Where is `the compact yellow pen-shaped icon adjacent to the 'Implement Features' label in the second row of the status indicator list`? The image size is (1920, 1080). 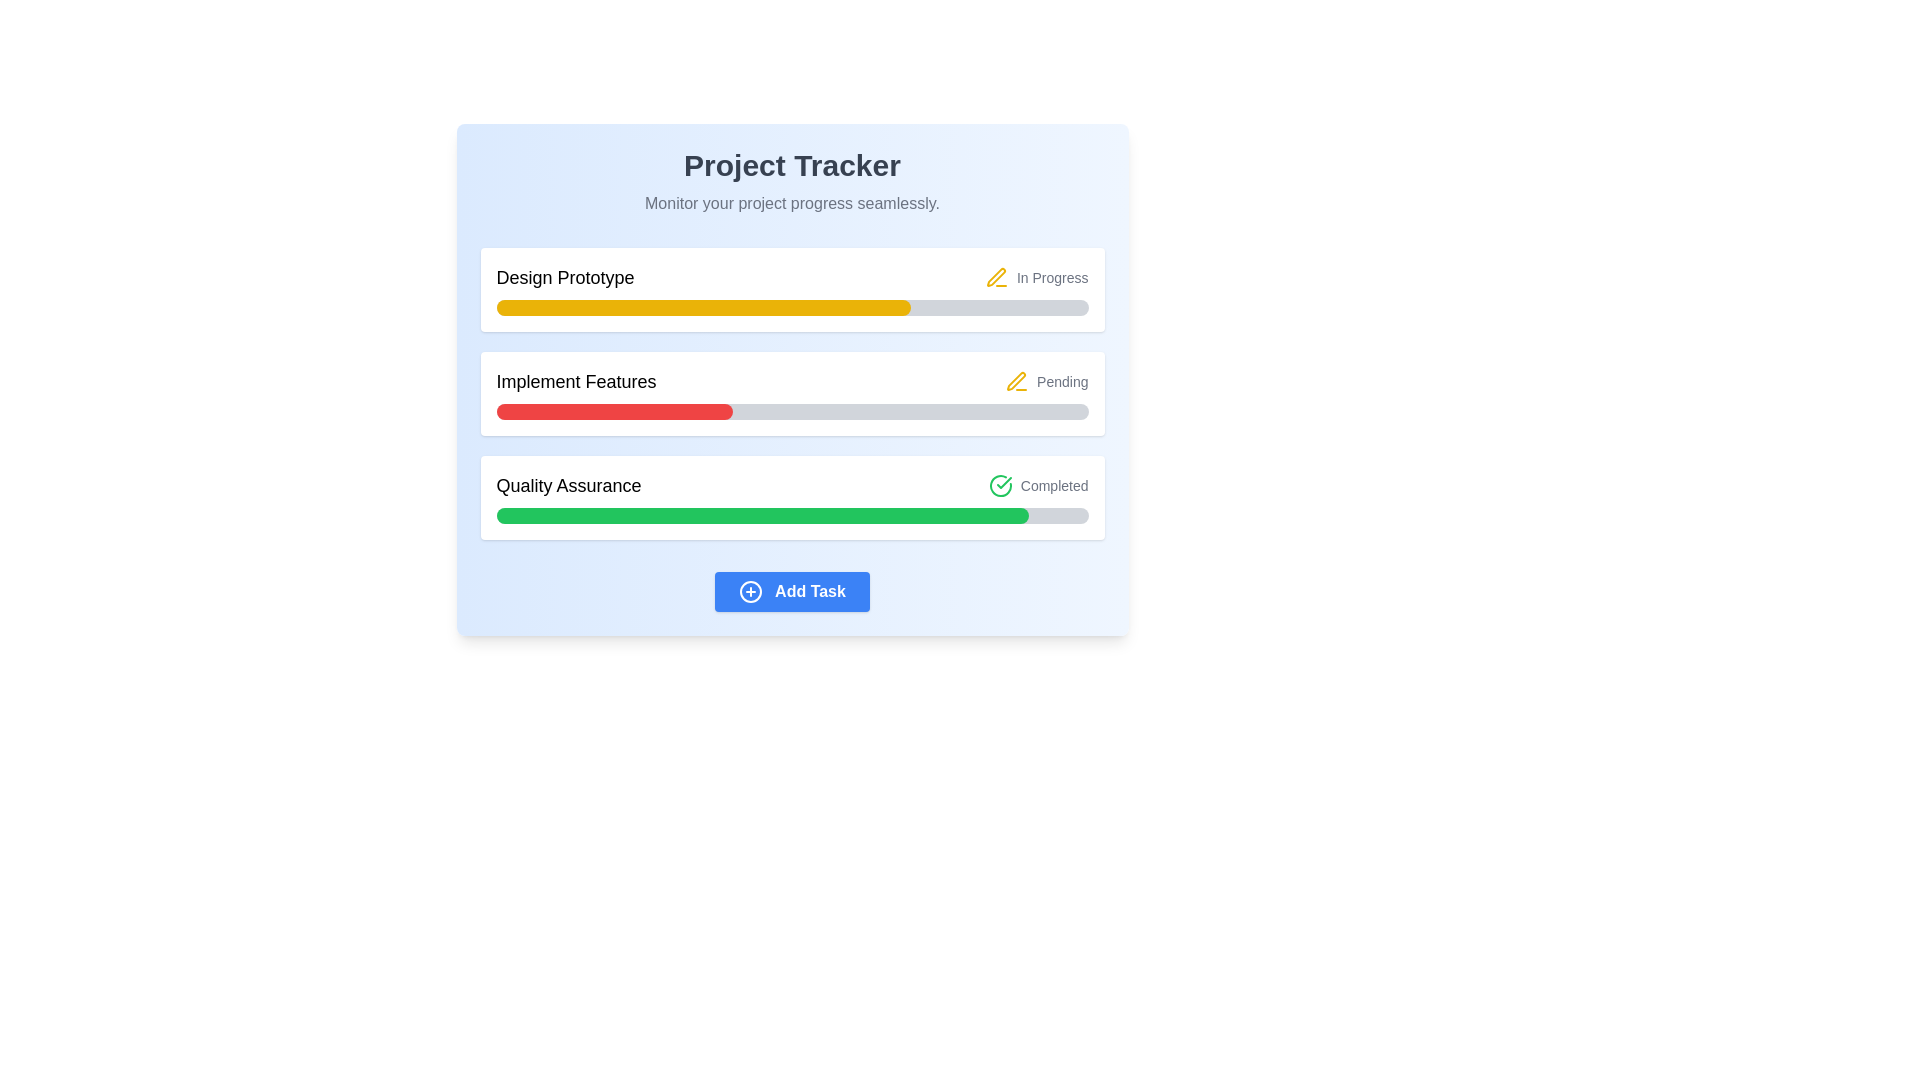
the compact yellow pen-shaped icon adjacent to the 'Implement Features' label in the second row of the status indicator list is located at coordinates (1017, 381).